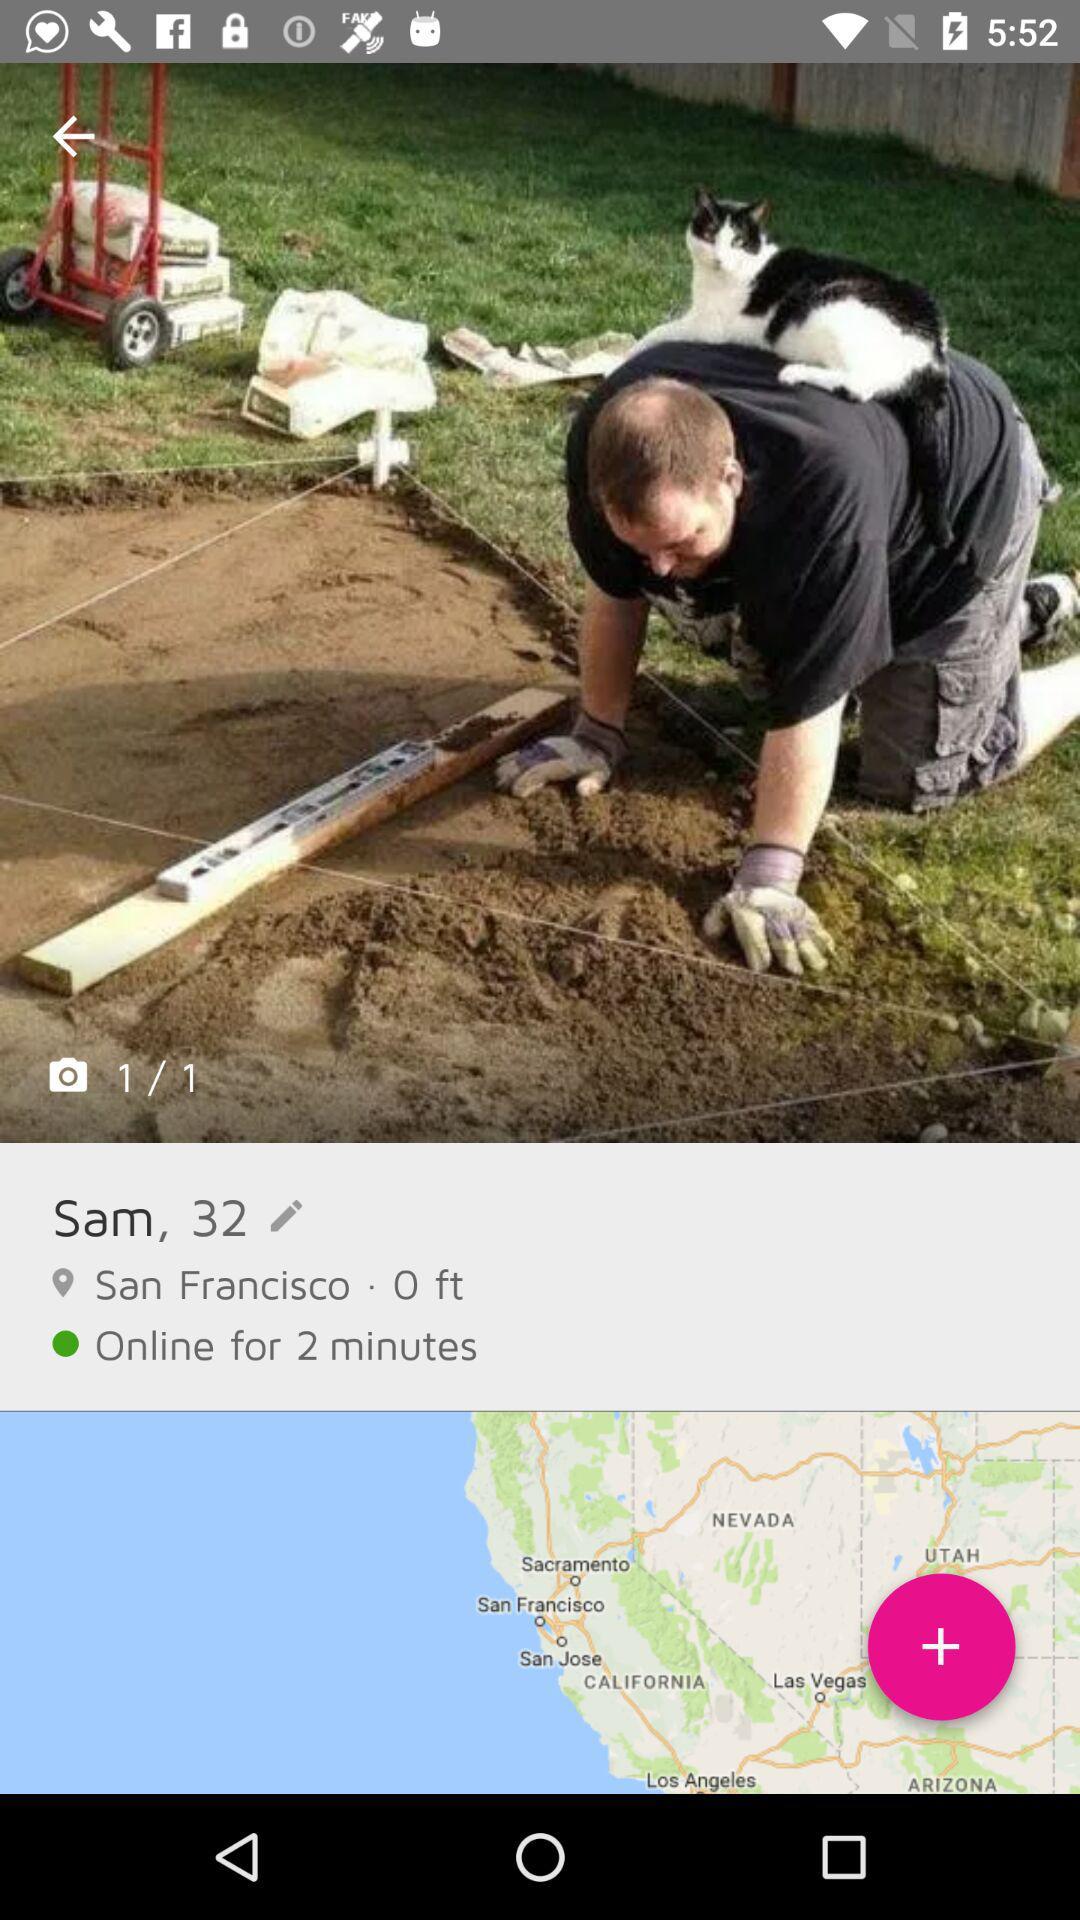 The image size is (1080, 1920). Describe the element at coordinates (540, 602) in the screenshot. I see `zoom in` at that location.